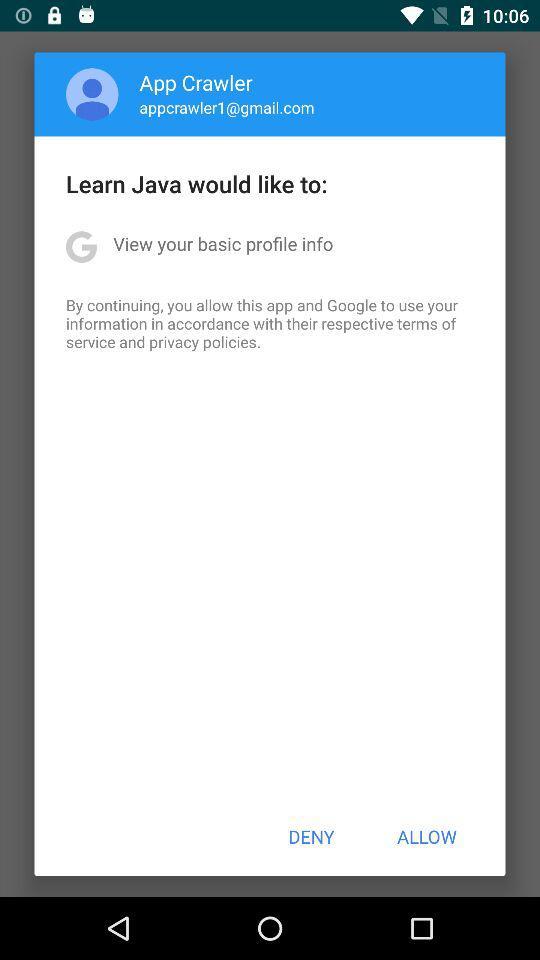 Image resolution: width=540 pixels, height=960 pixels. I want to click on item next to the allow, so click(311, 836).